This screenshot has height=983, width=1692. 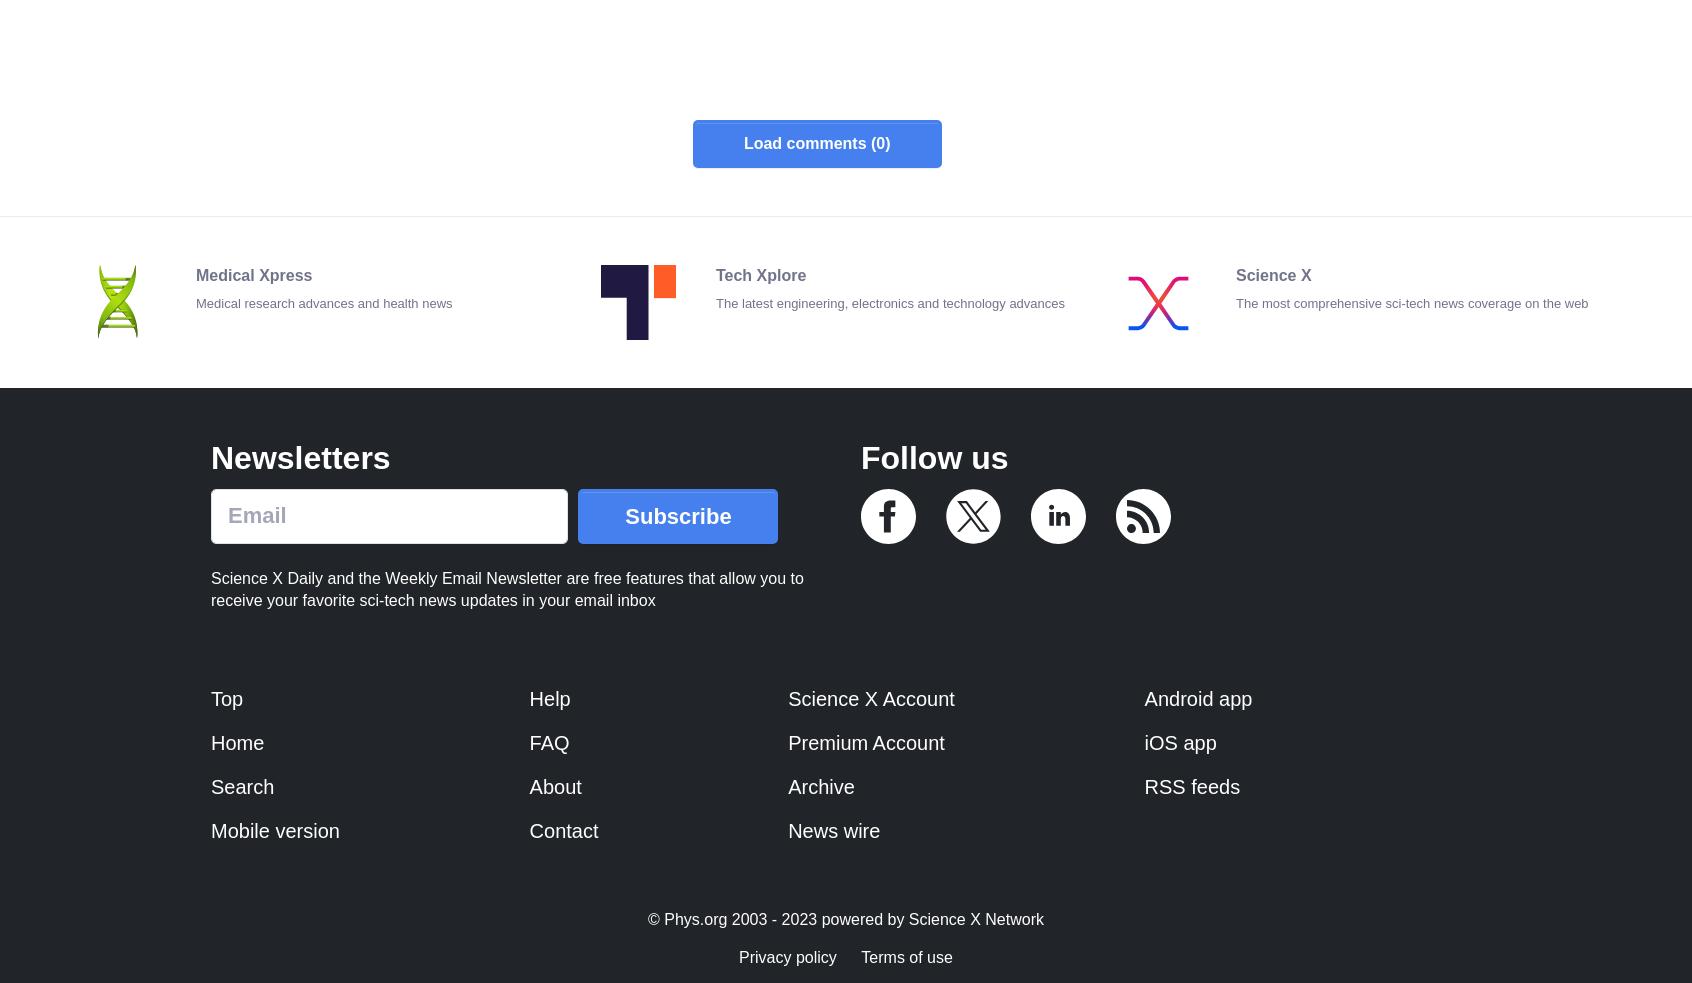 What do you see at coordinates (506, 589) in the screenshot?
I see `'Science X Daily and the Weekly Email Newsletter are free features that allow you to receive your favorite sci-tech news updates in your email inbox'` at bounding box center [506, 589].